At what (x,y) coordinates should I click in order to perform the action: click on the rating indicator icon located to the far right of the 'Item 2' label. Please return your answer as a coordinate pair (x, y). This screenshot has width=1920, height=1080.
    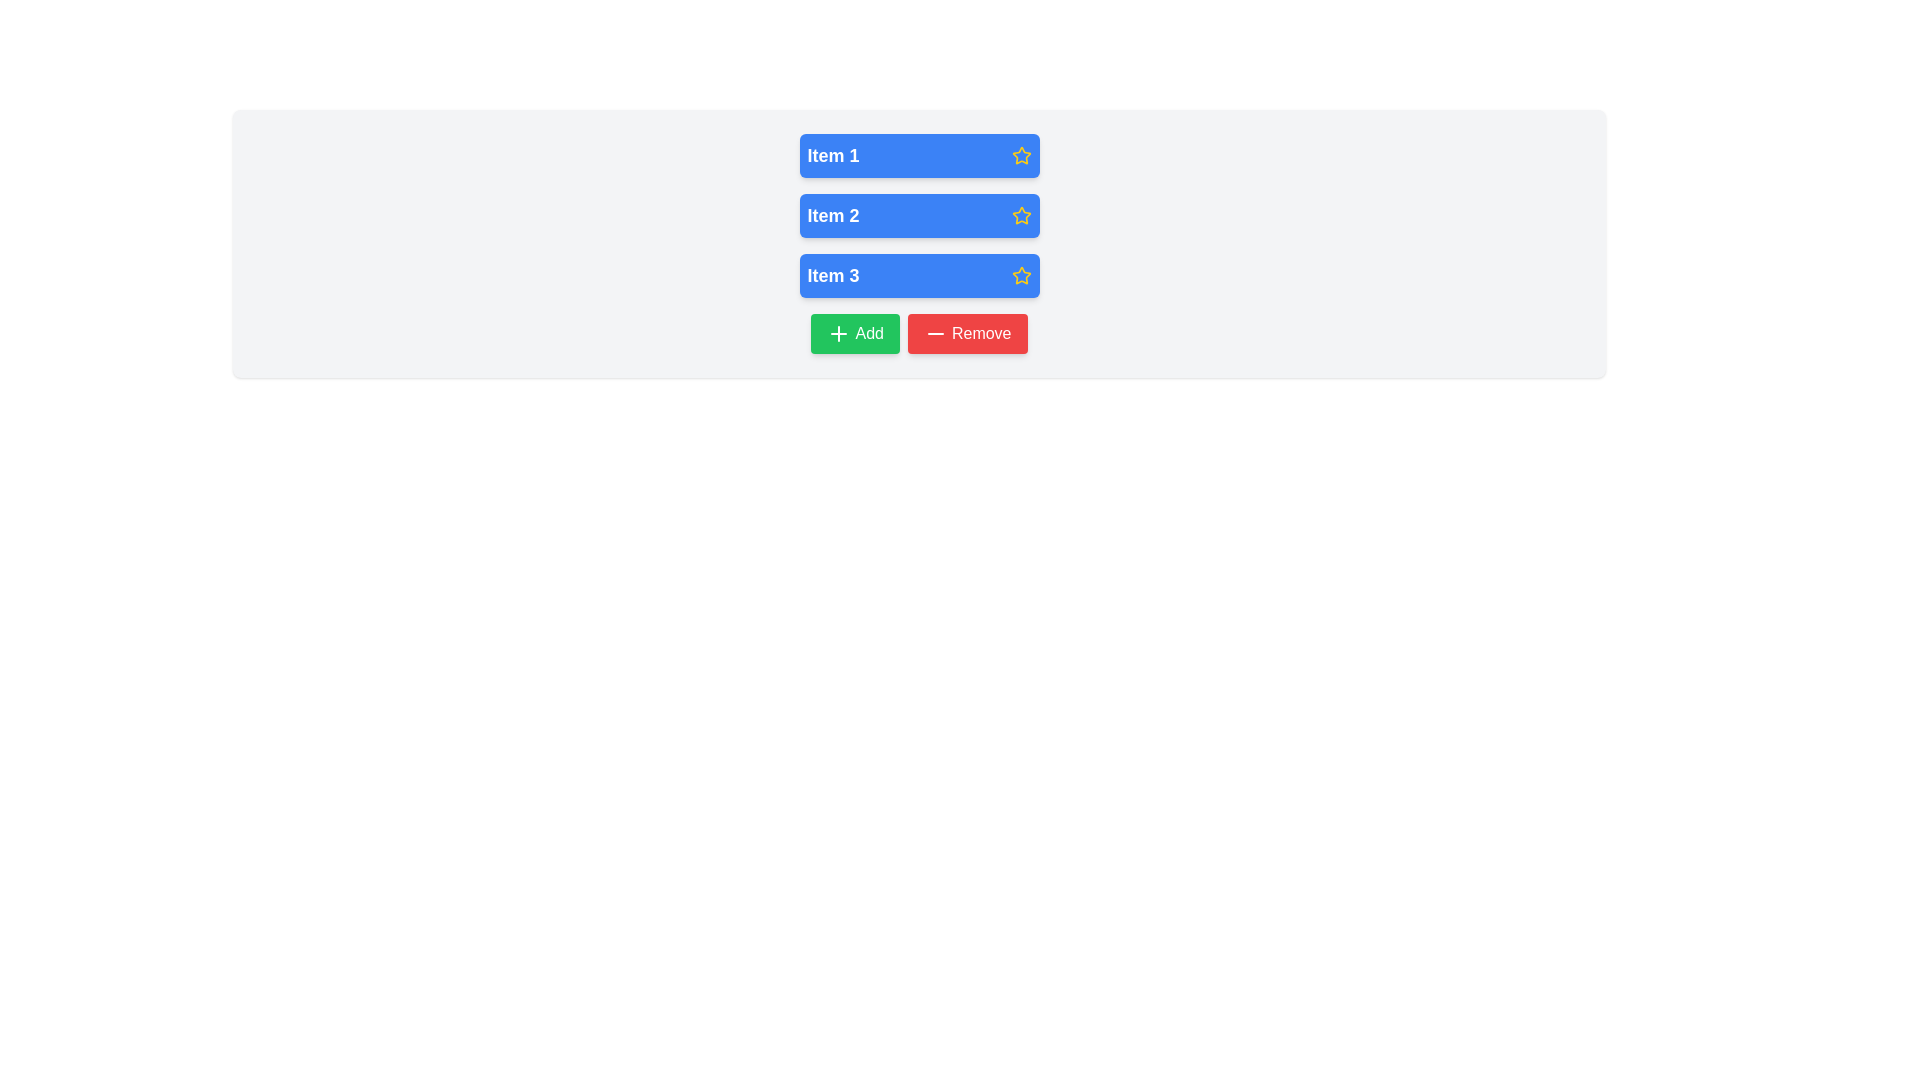
    Looking at the image, I should click on (1021, 216).